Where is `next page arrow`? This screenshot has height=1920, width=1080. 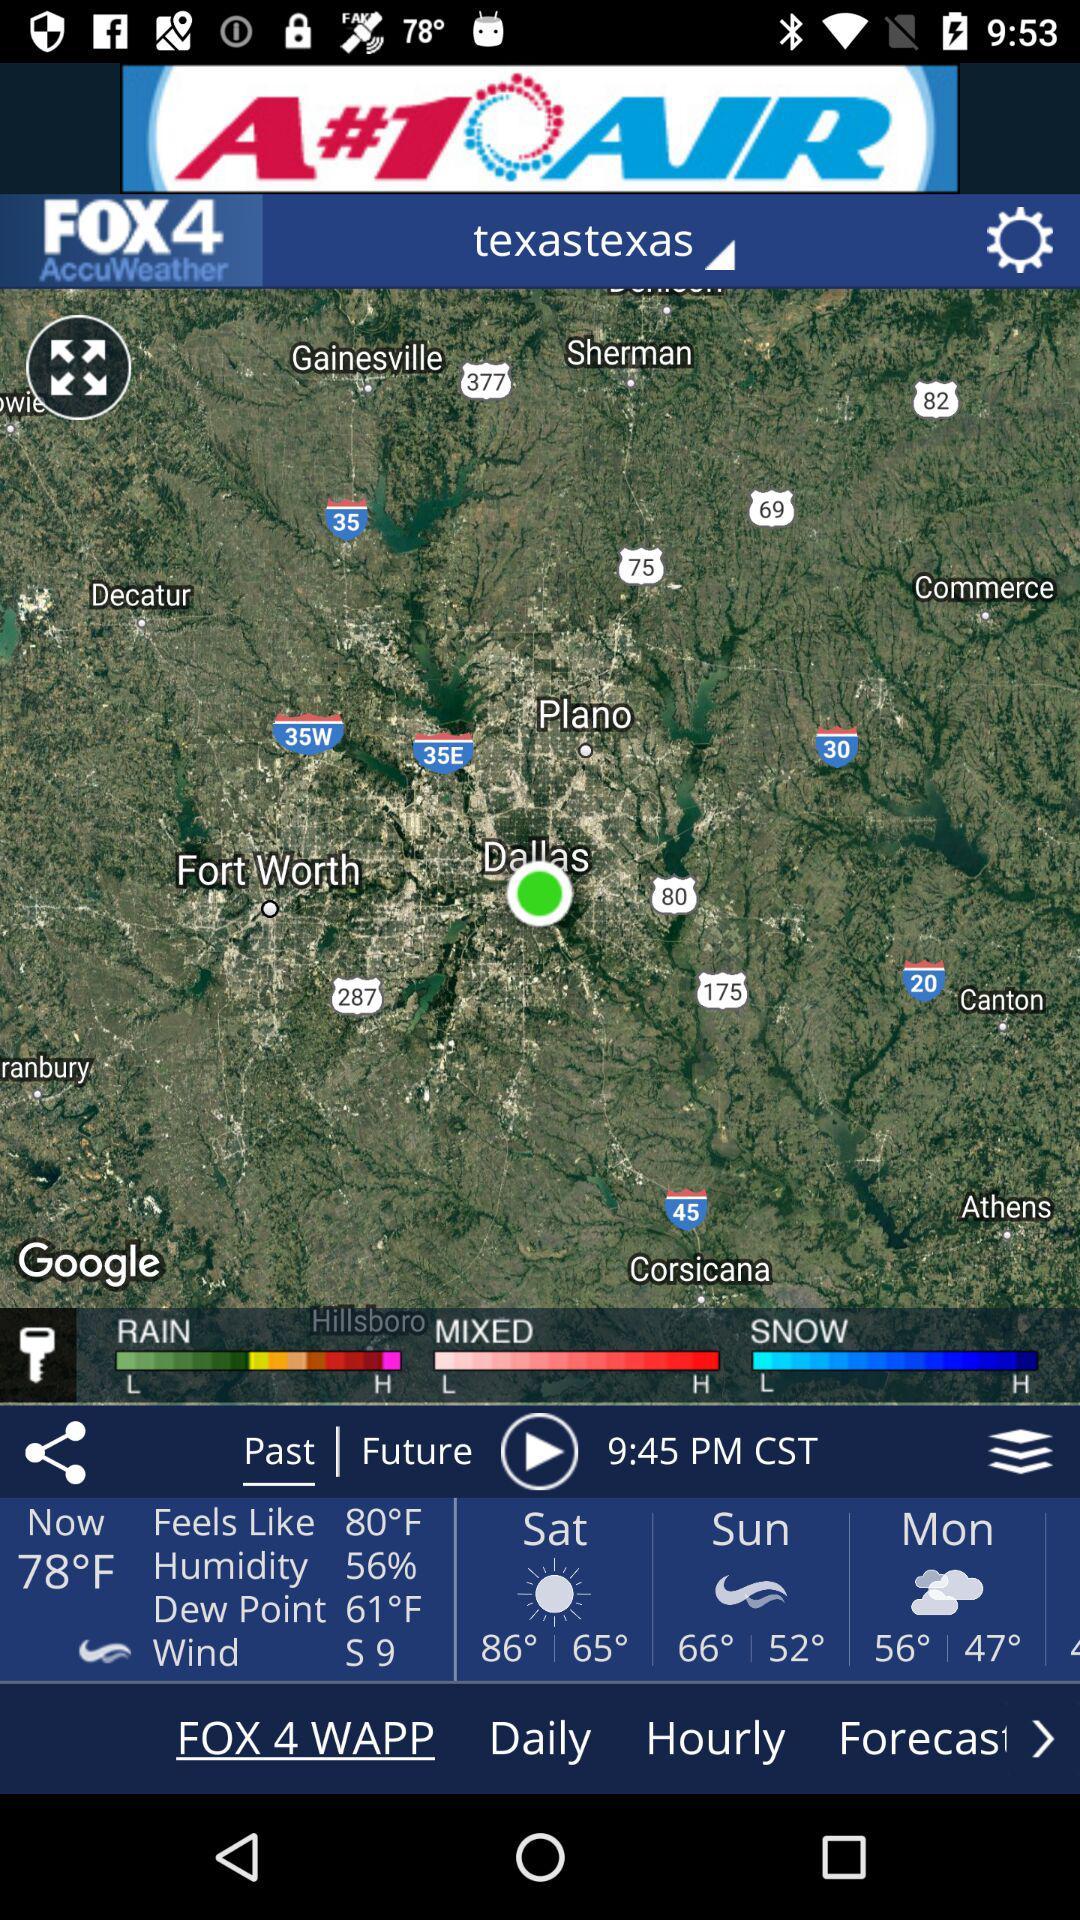
next page arrow is located at coordinates (1042, 1737).